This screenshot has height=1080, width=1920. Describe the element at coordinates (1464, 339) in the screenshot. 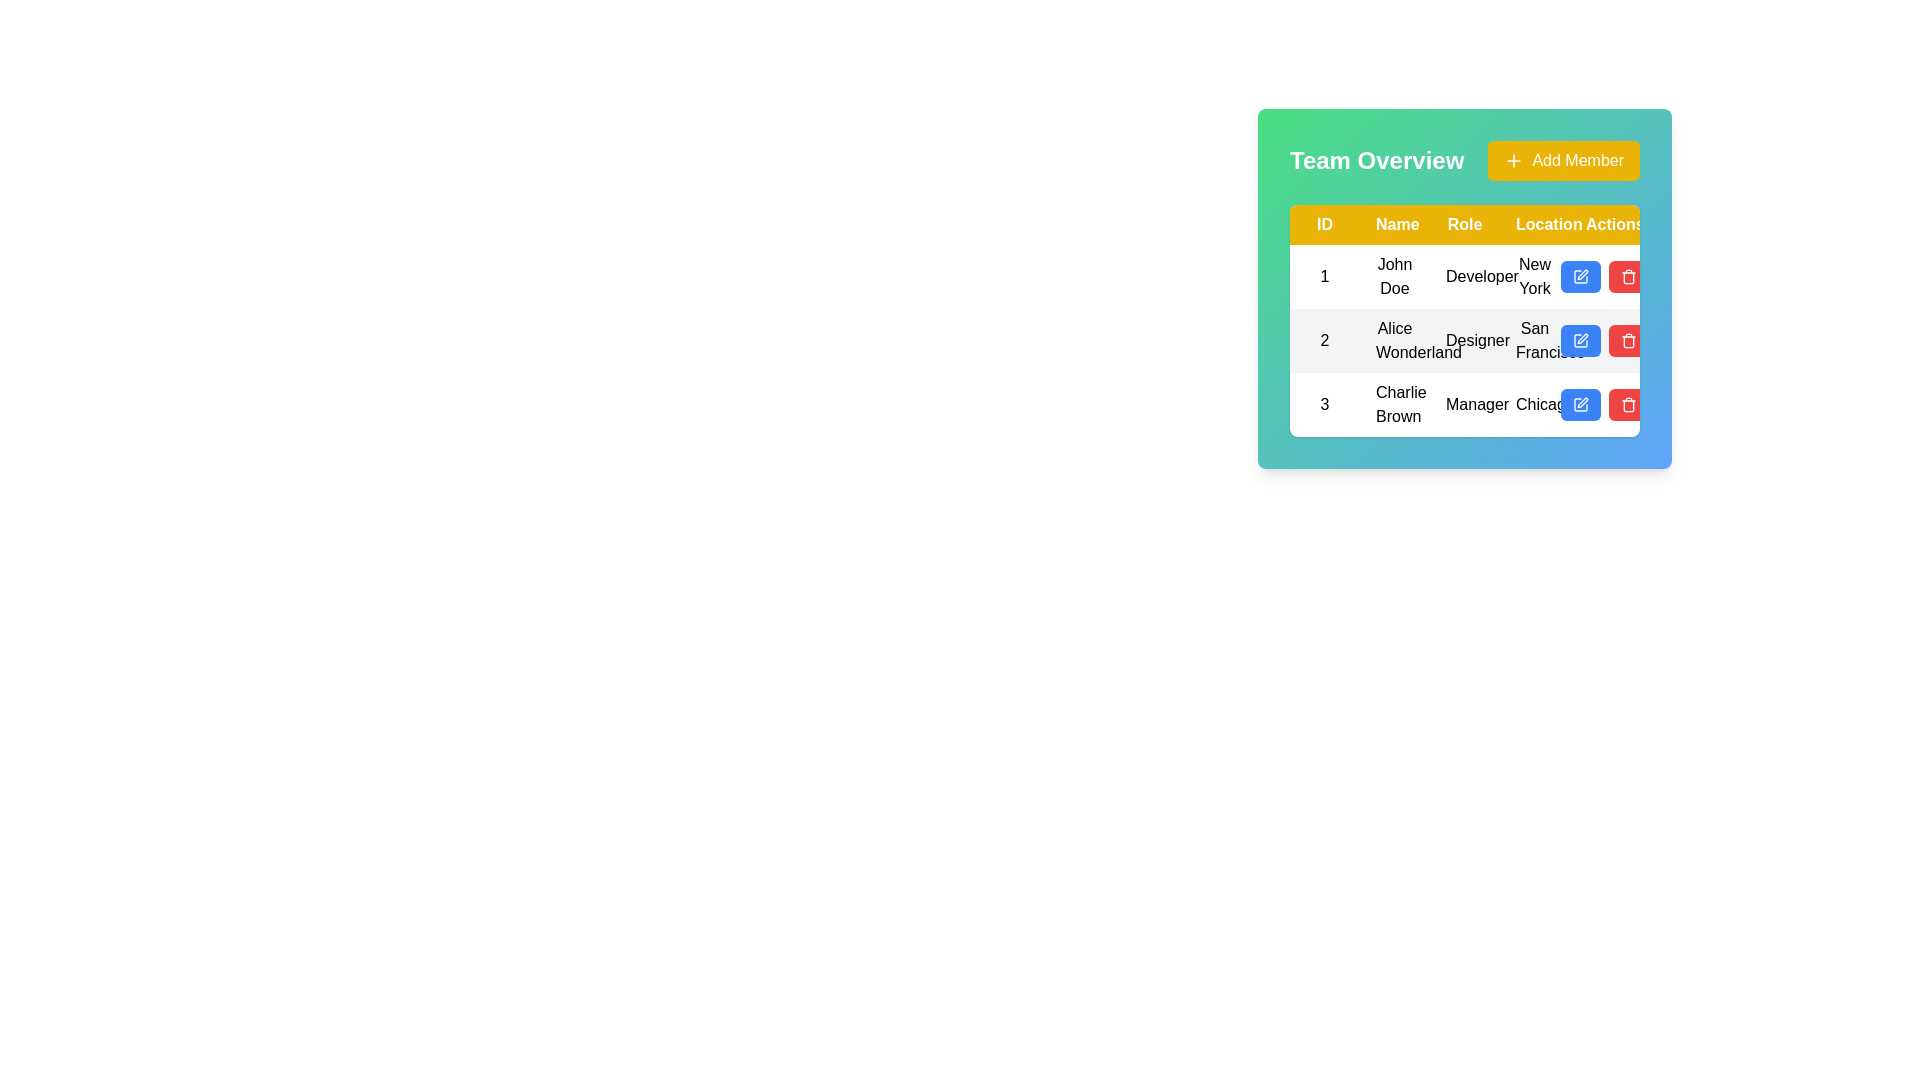

I see `the second row of the 'Team Overview' table, which contains the user entry for 'Alice Wonderland'` at that location.